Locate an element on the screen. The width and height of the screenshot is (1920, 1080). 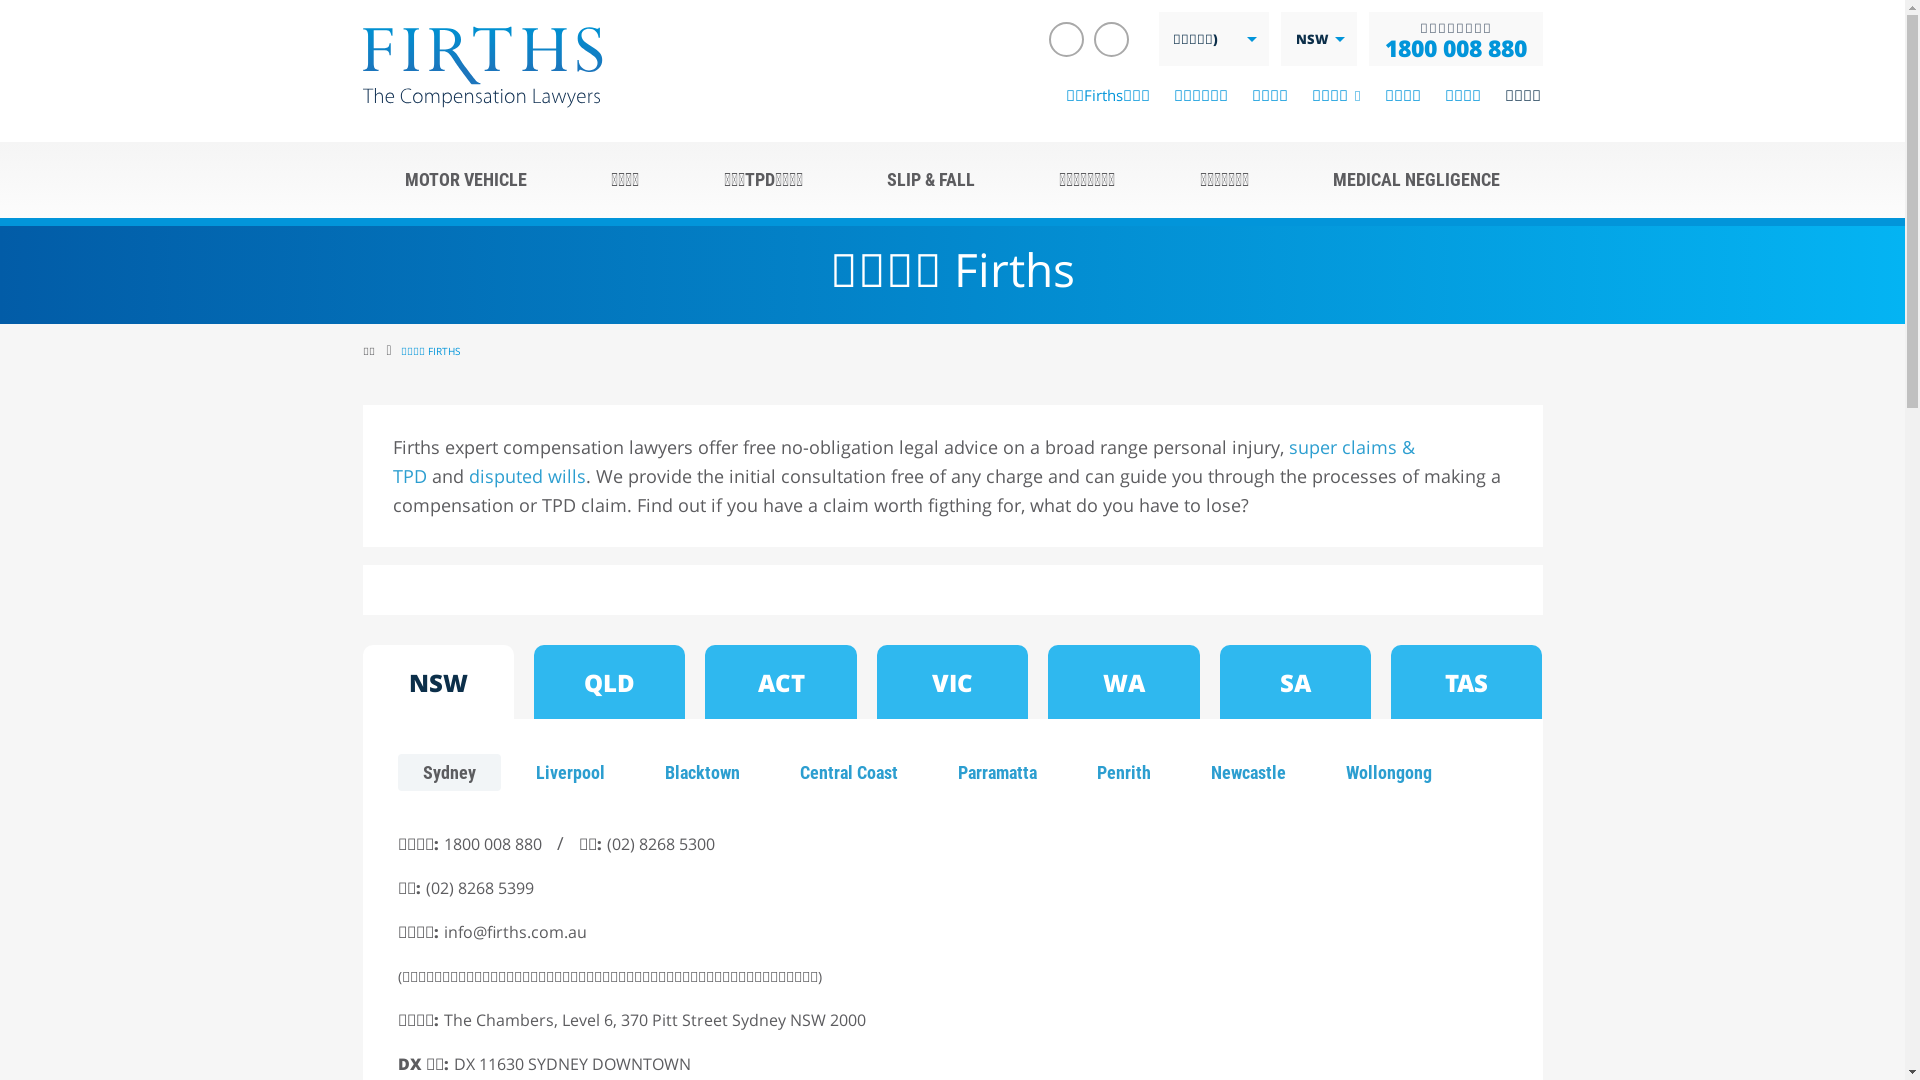
'Central Coast' is located at coordinates (772, 771).